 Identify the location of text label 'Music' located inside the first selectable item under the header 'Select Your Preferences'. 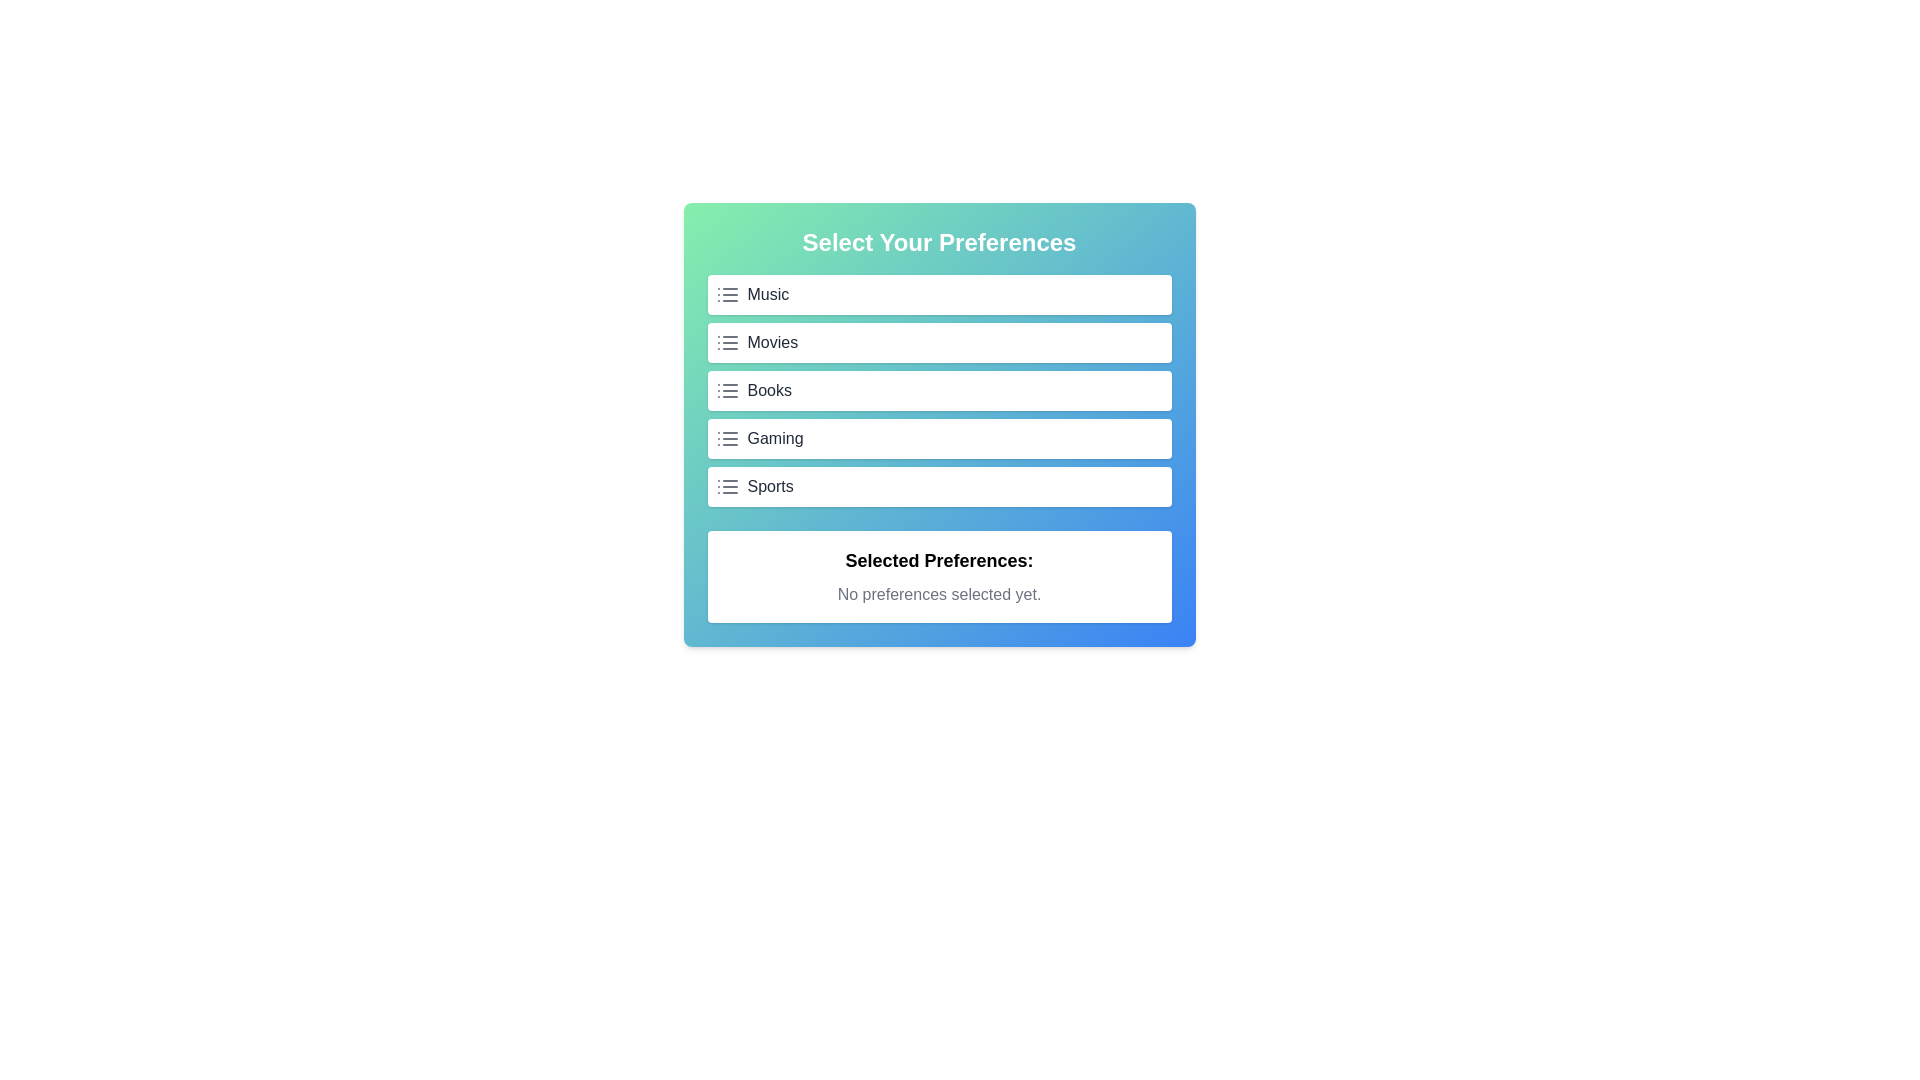
(767, 294).